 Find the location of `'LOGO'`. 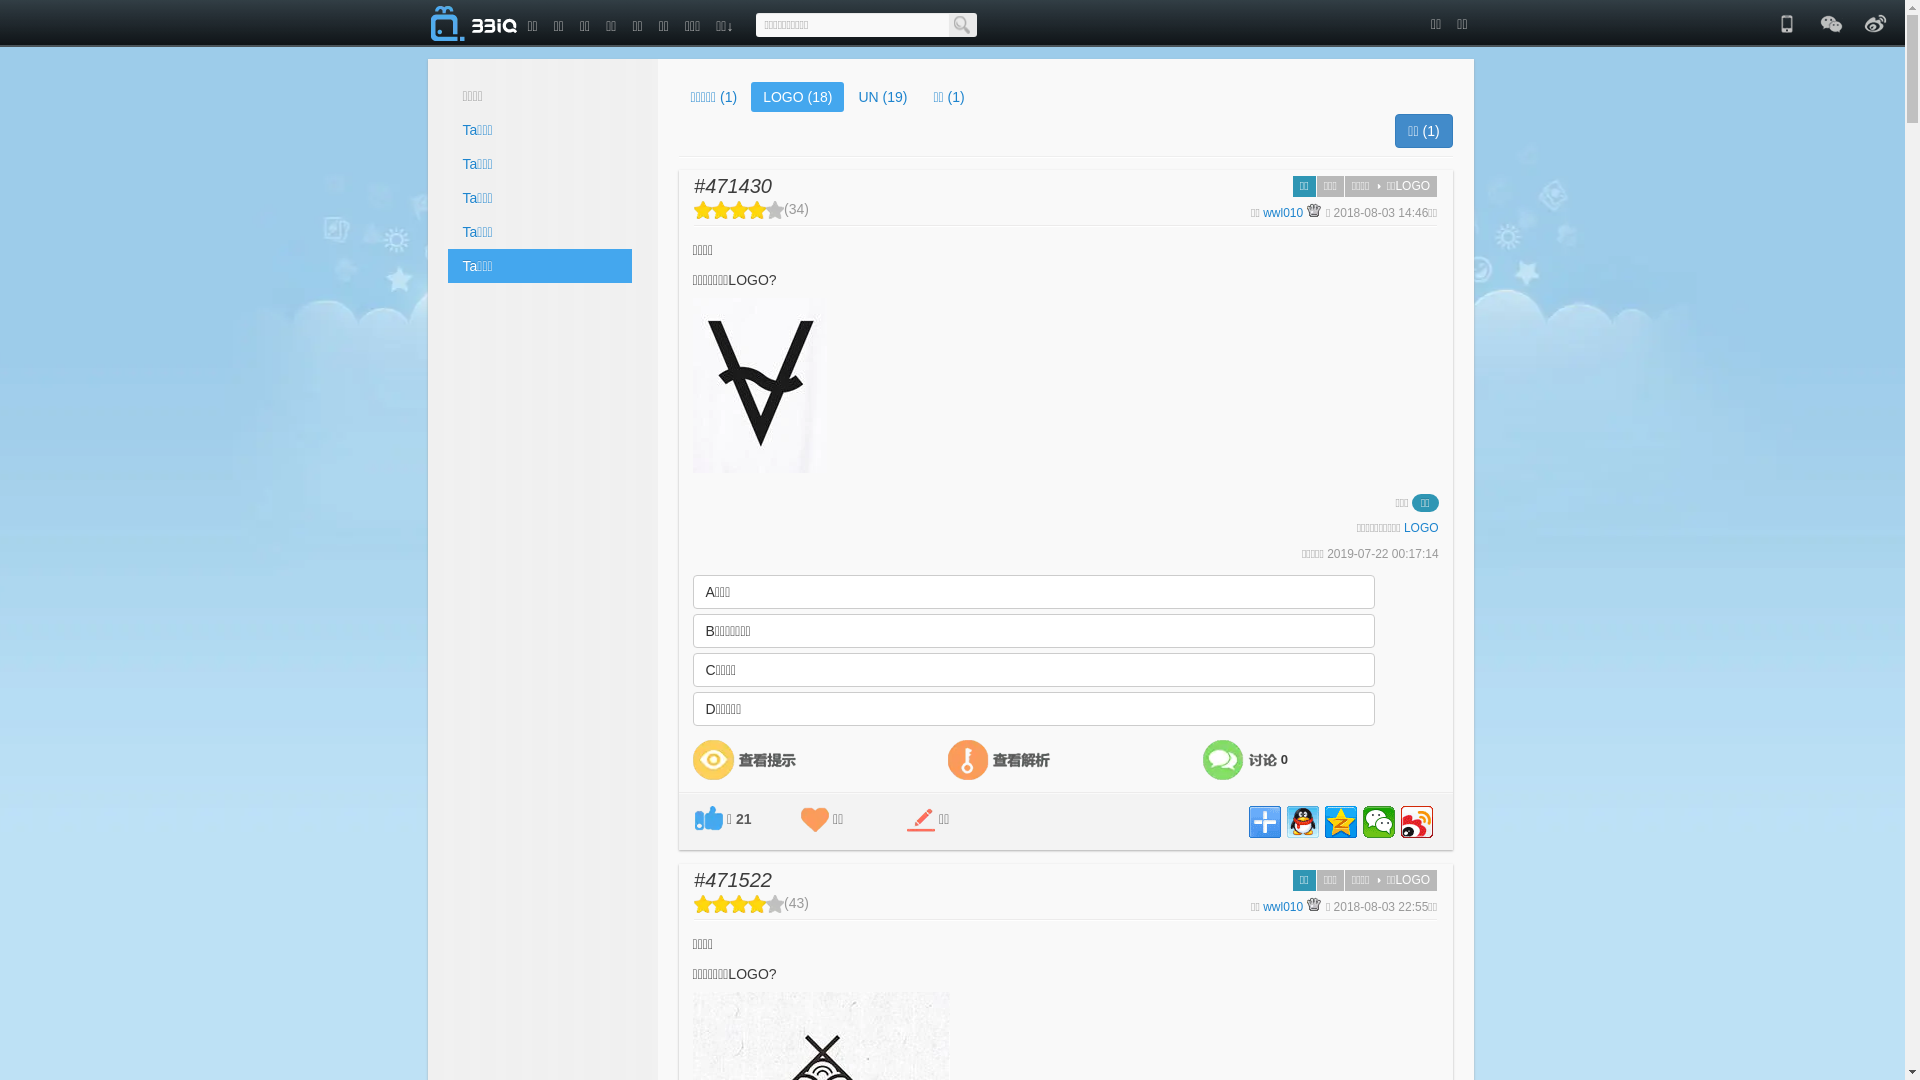

'LOGO' is located at coordinates (1402, 527).